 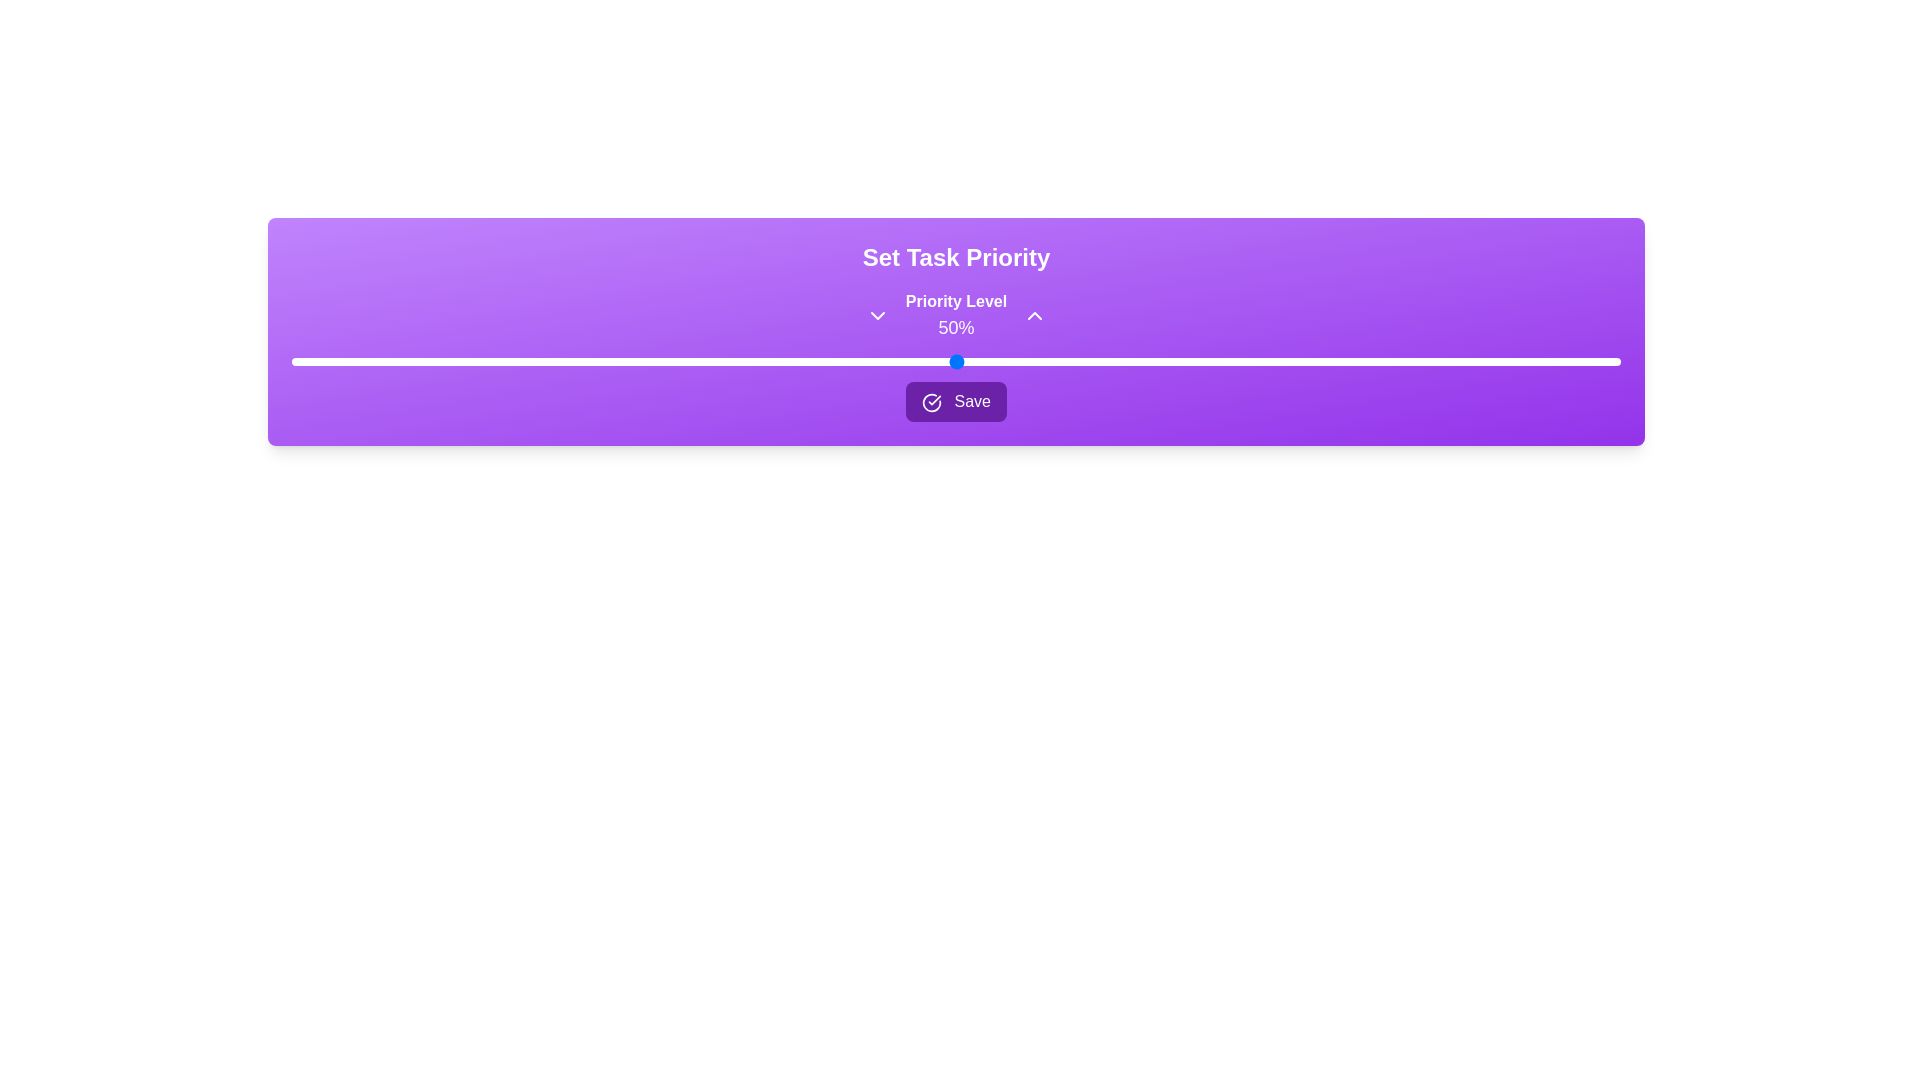 I want to click on the static text label displaying the current percentage value for the priority level, located directly below the 'Priority Level' text within the purple header section, so click(x=955, y=326).